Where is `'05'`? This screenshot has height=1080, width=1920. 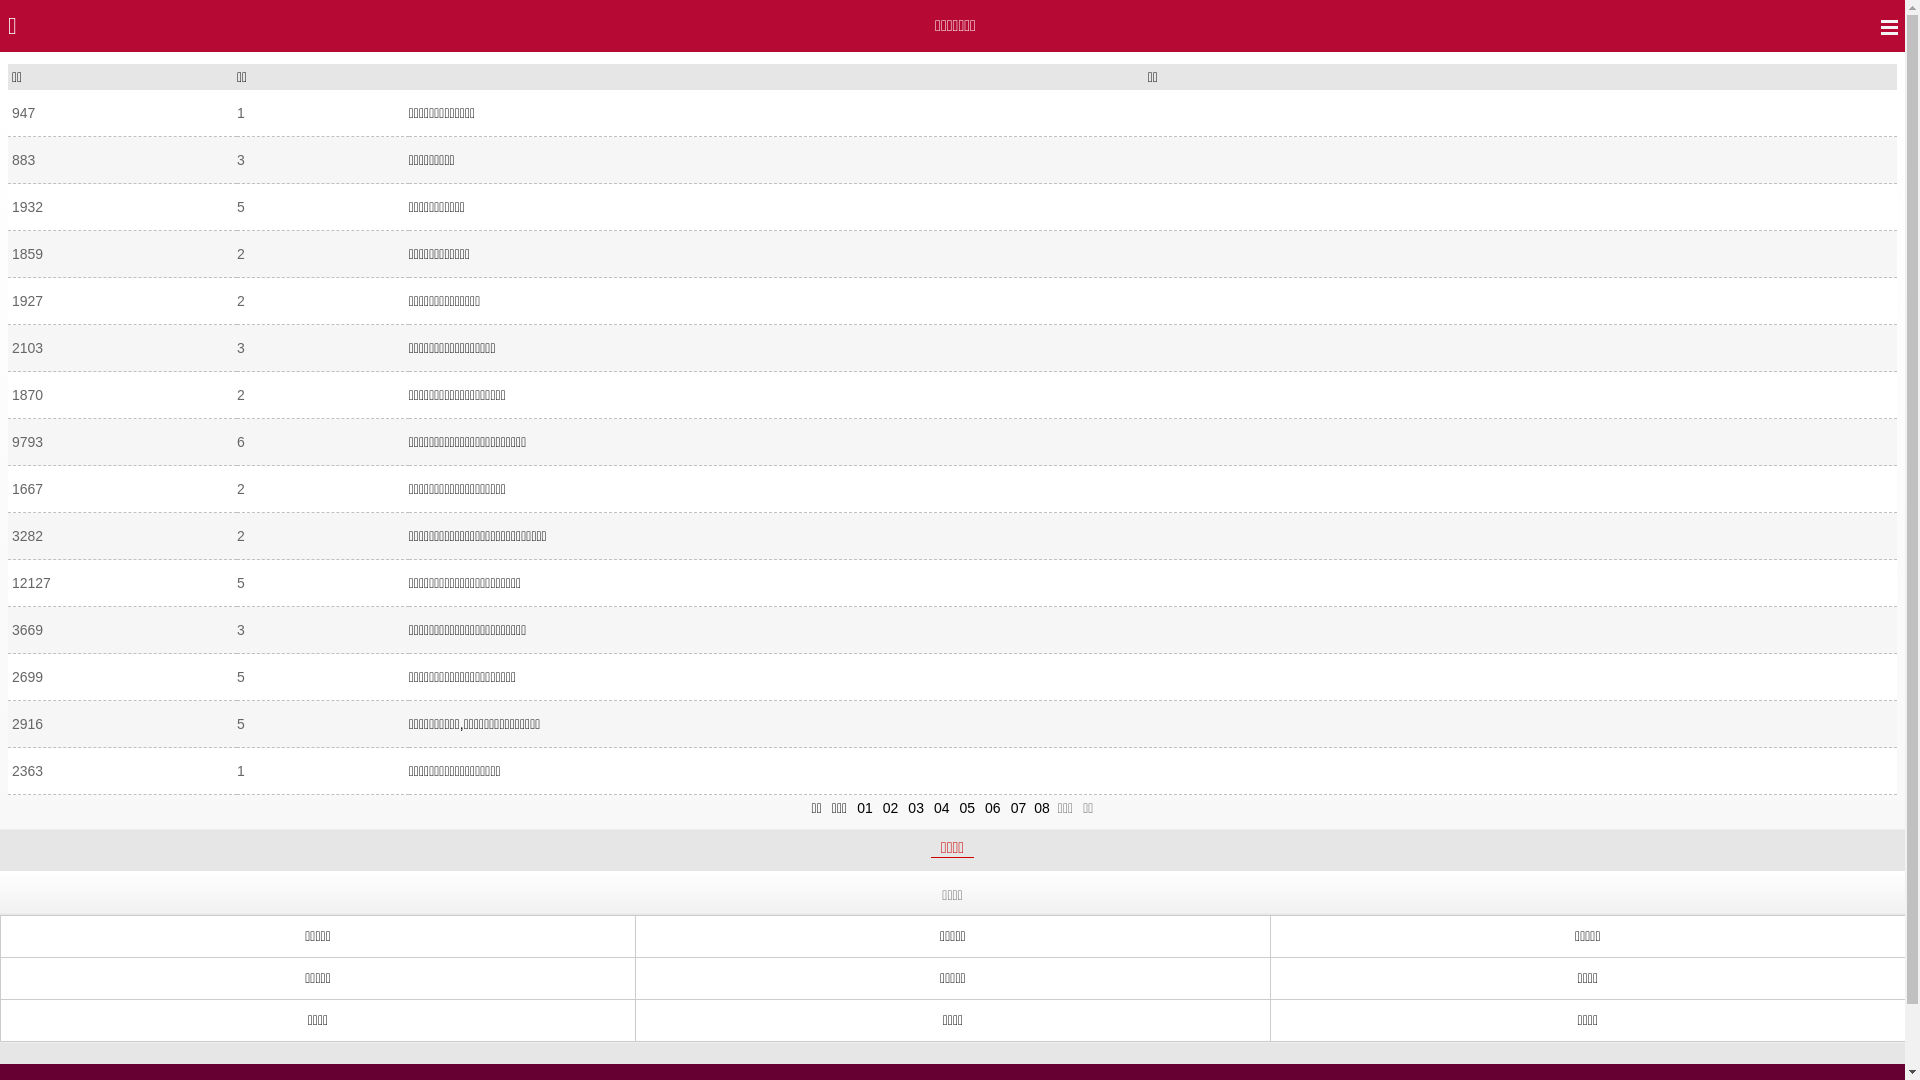
'05' is located at coordinates (960, 806).